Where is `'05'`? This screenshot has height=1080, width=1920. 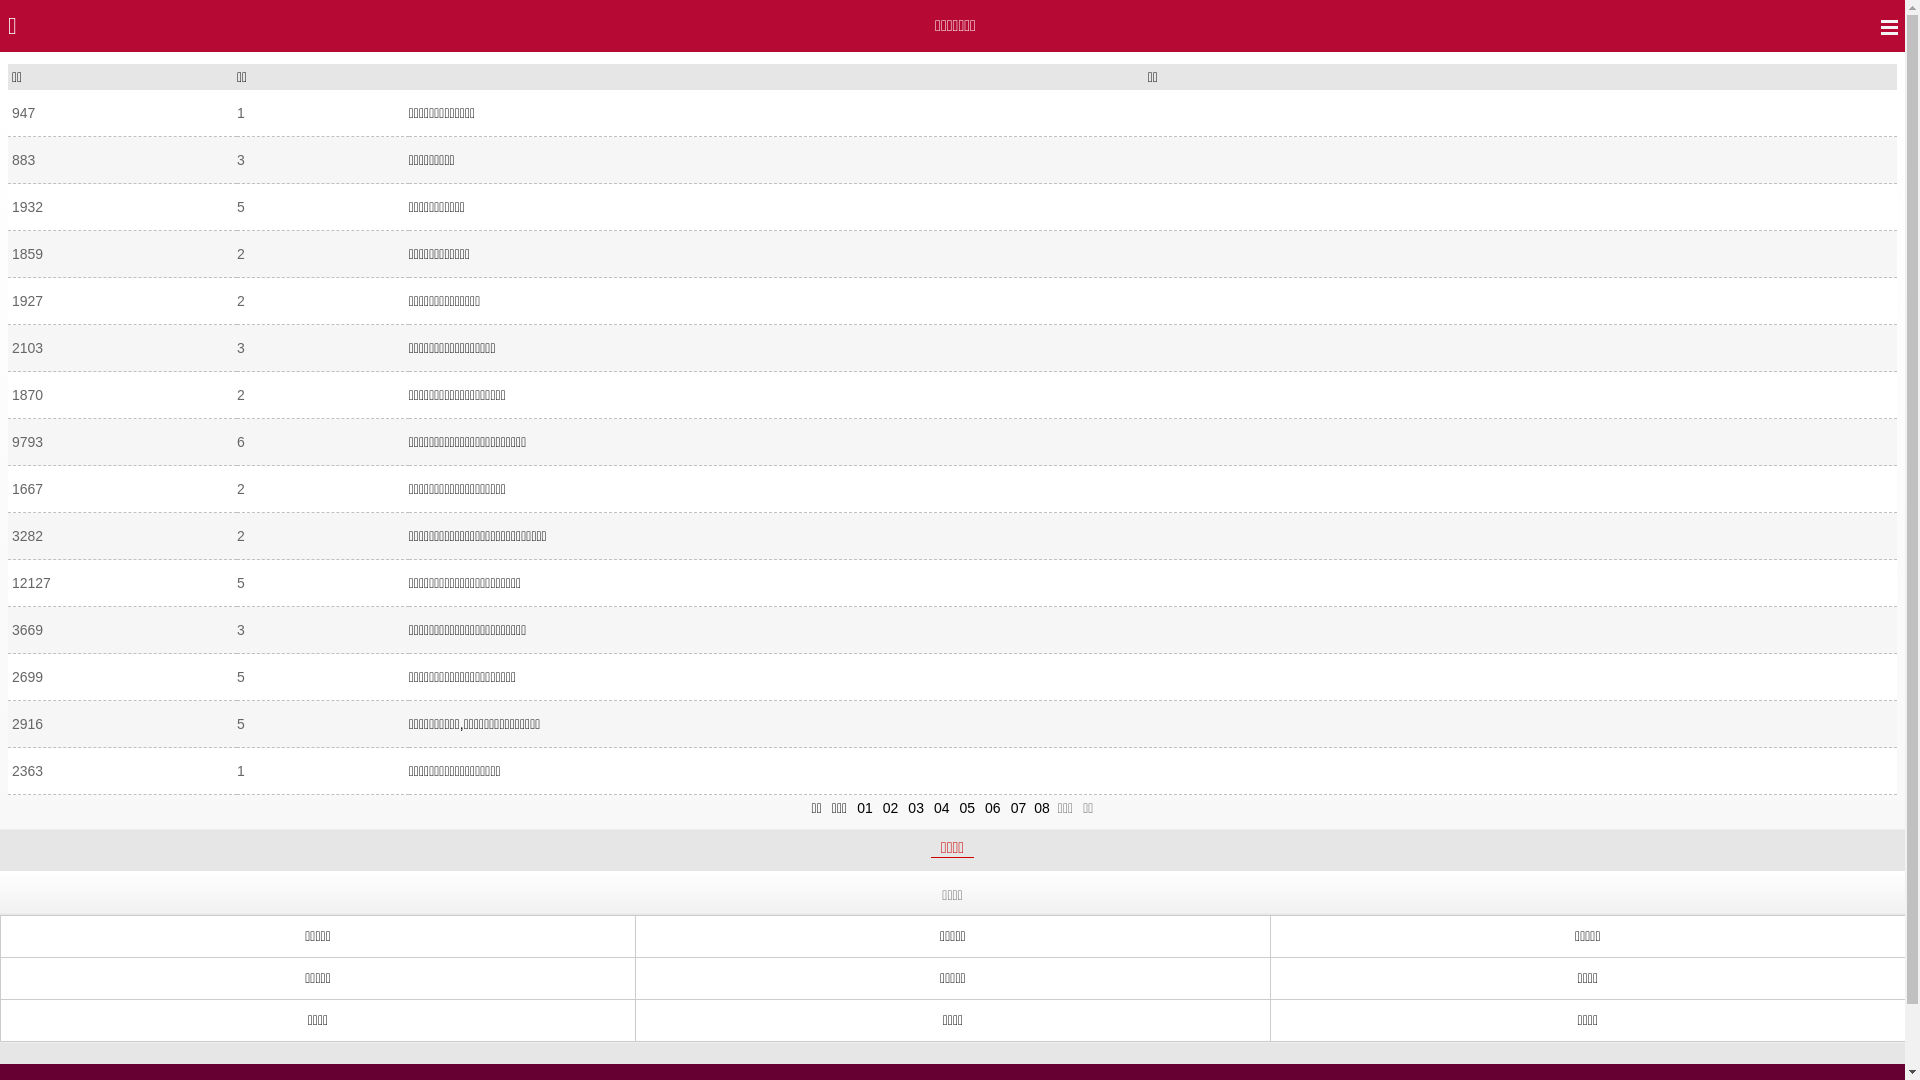
'05' is located at coordinates (960, 806).